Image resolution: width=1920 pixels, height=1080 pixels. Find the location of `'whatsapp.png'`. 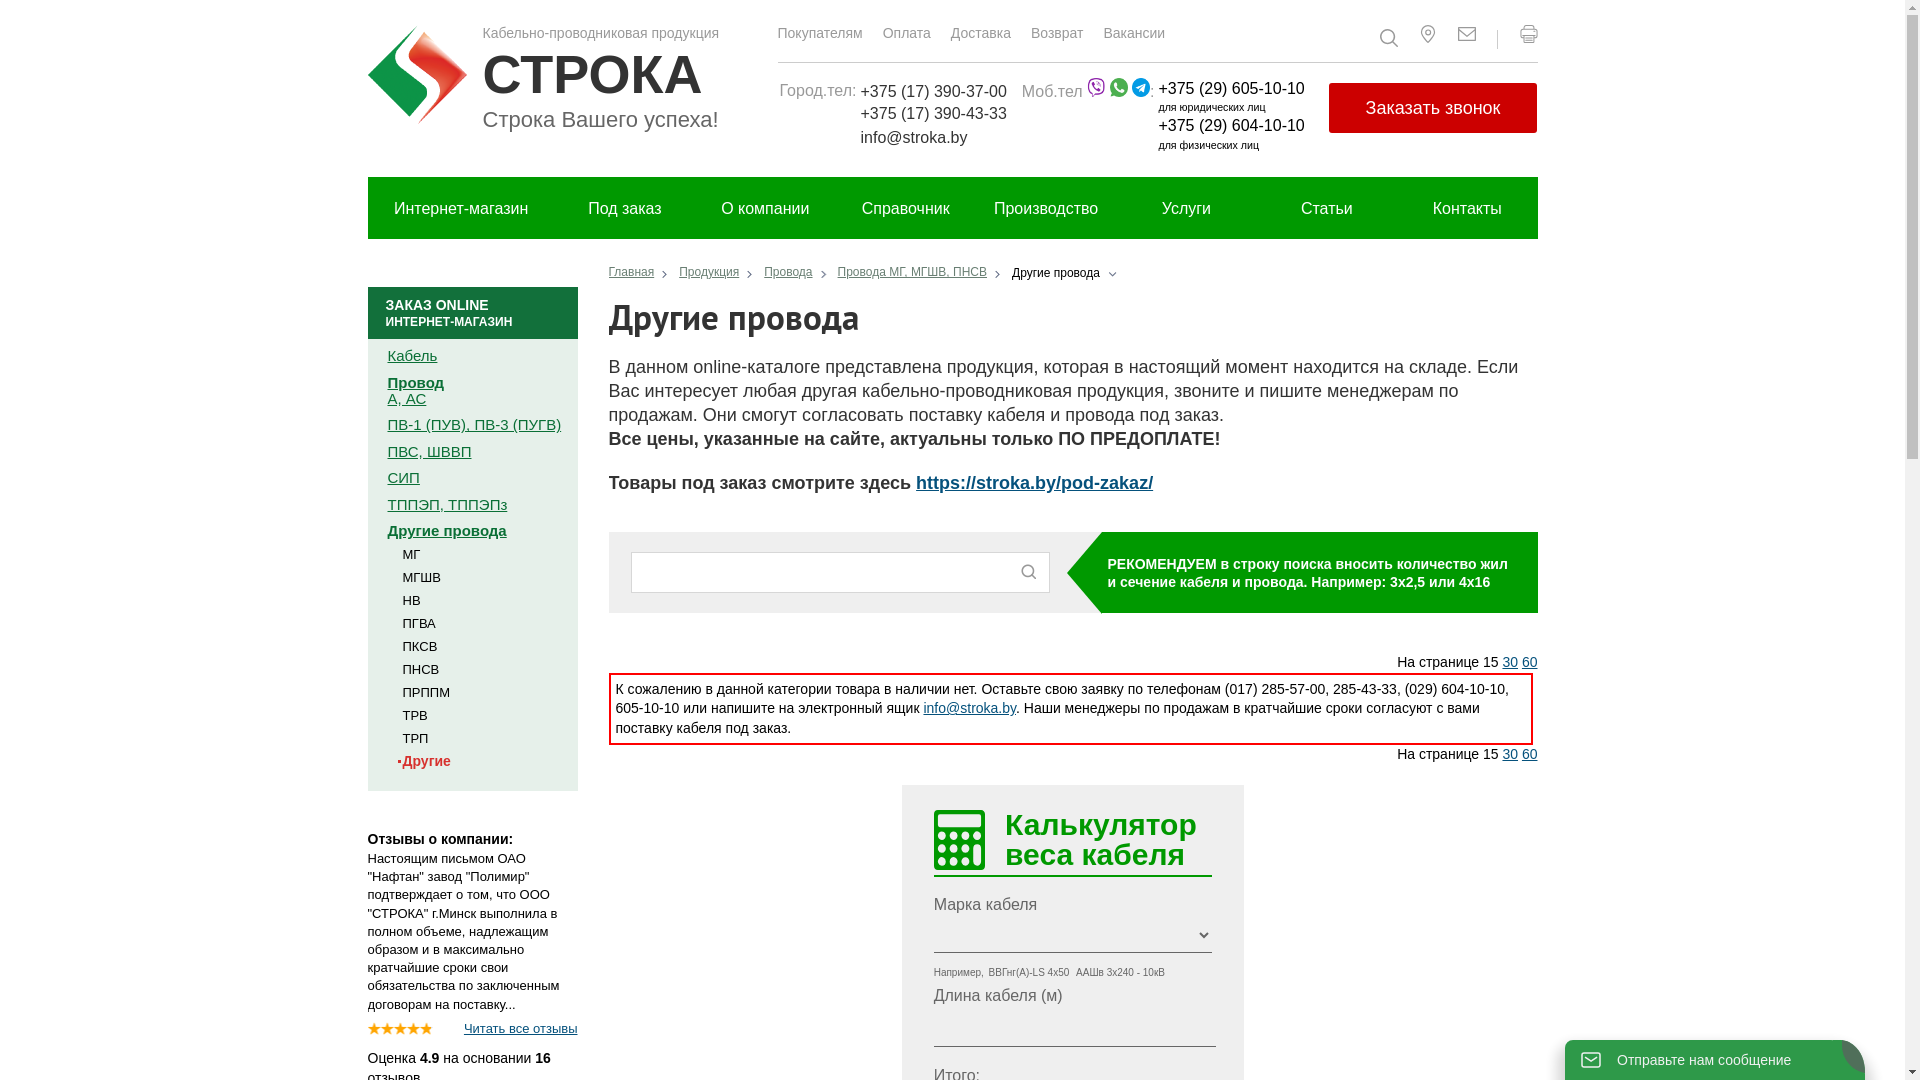

'whatsapp.png' is located at coordinates (1117, 86).